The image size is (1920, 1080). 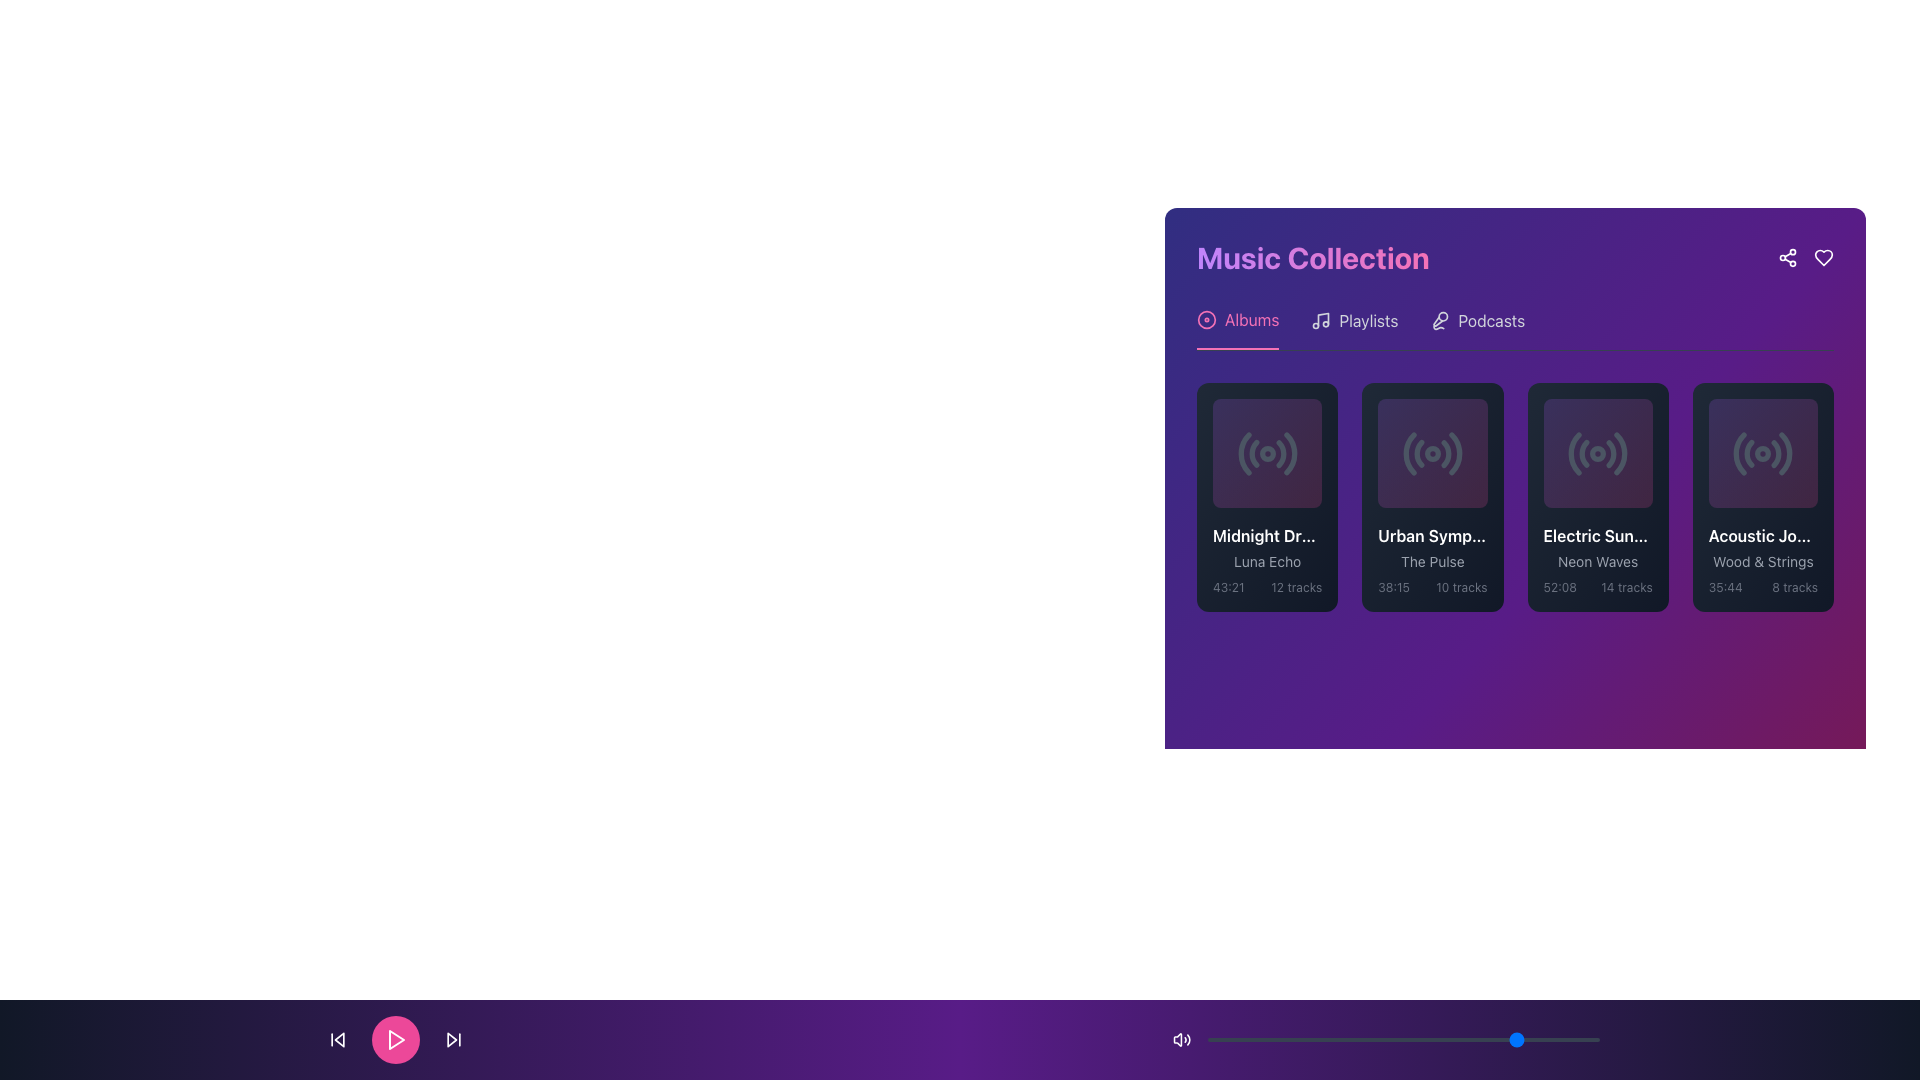 I want to click on the Podcasts icon located in the top-right corner of the Music Collection section, so click(x=1440, y=319).